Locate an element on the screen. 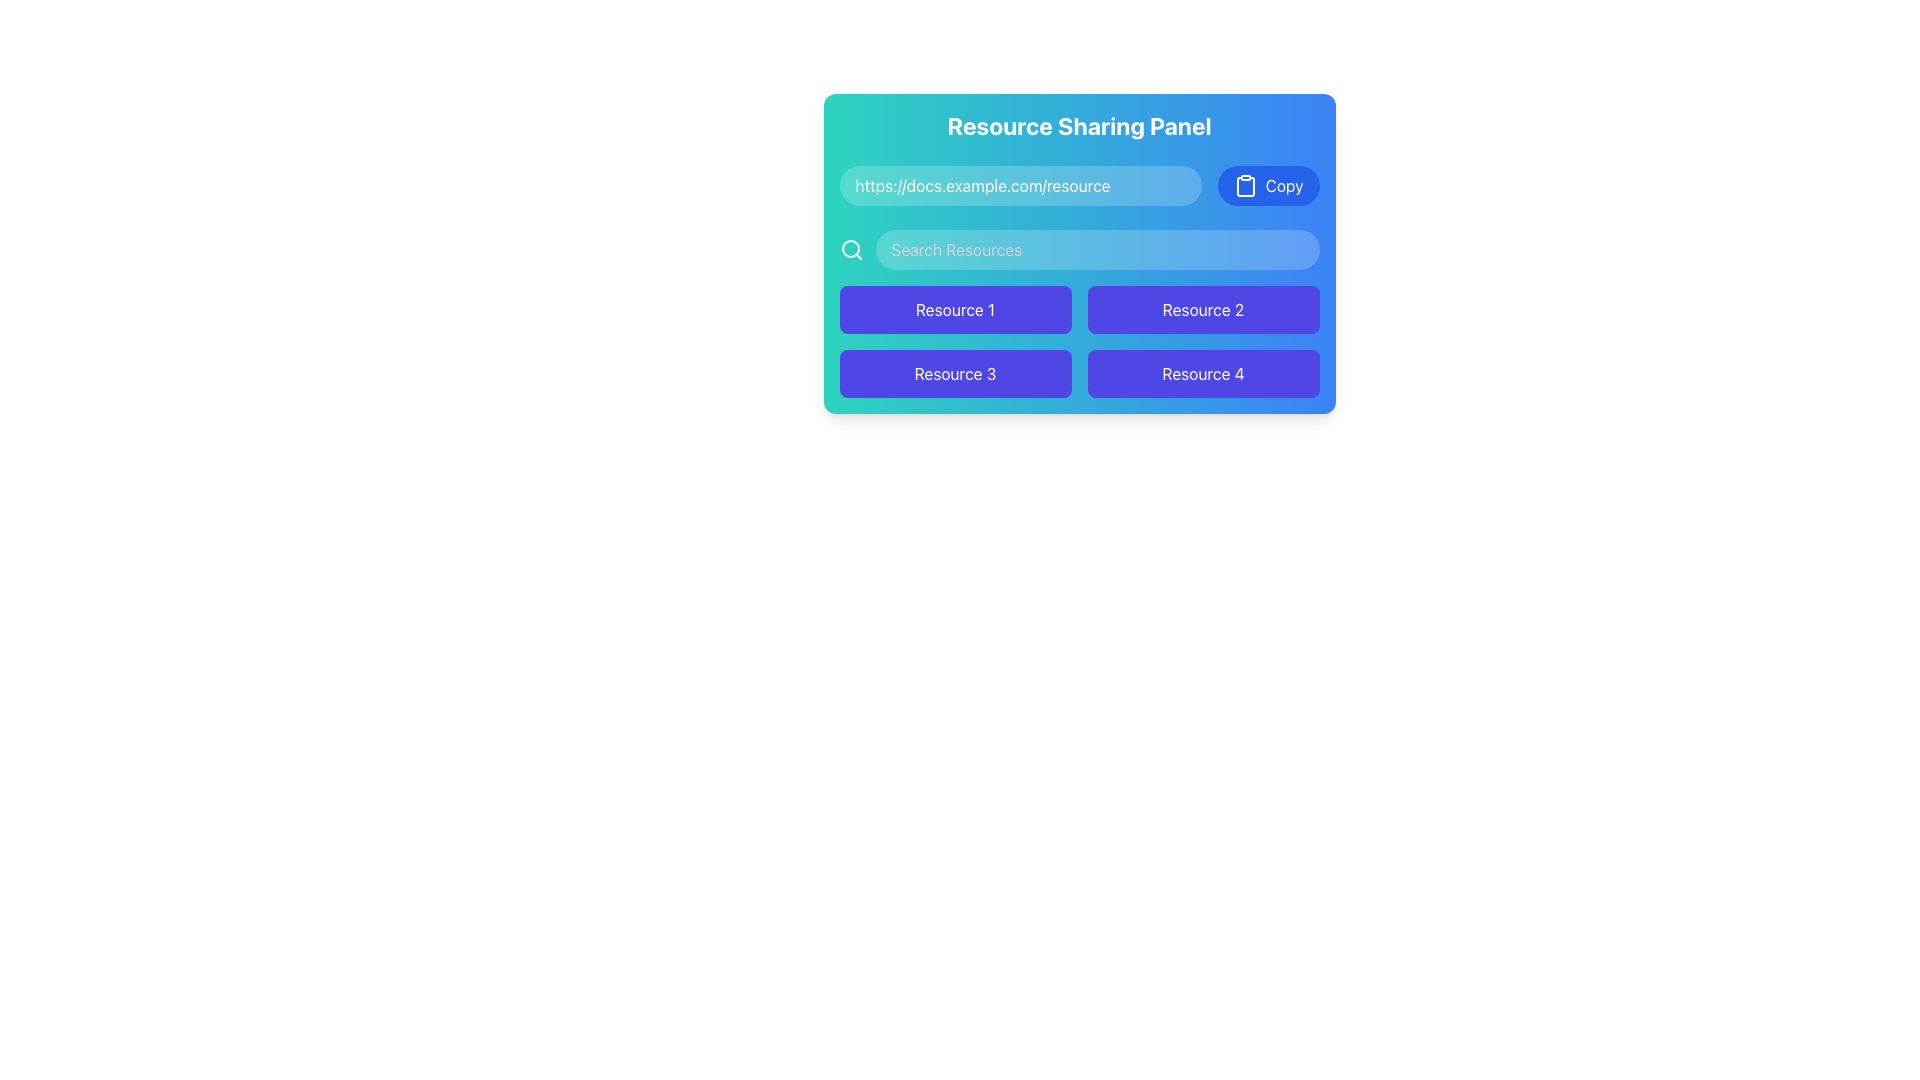 Image resolution: width=1920 pixels, height=1080 pixels. the 'Copy' button located in the top-right corner of the Resource Sharing Panel, which contains a blue clipboard icon with a white outline is located at coordinates (1244, 186).